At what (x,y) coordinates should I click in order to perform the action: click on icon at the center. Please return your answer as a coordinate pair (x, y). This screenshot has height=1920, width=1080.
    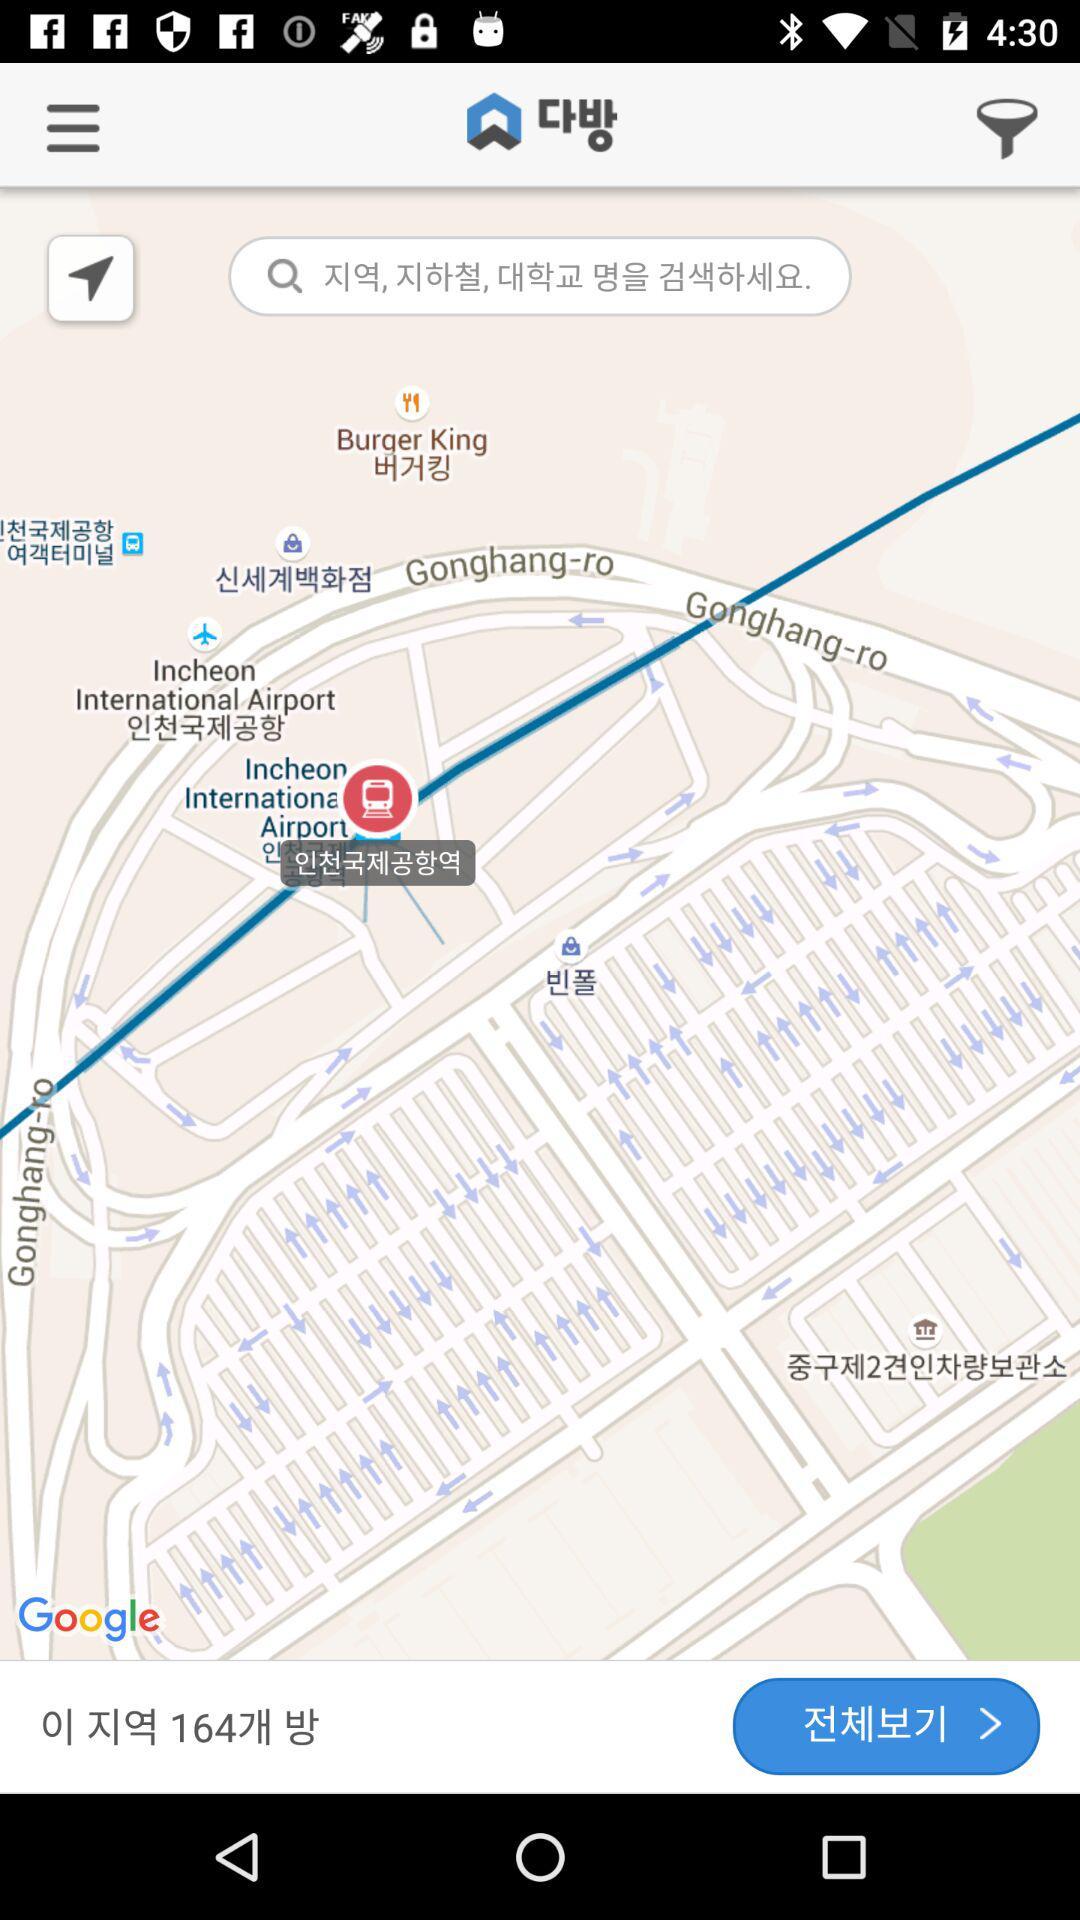
    Looking at the image, I should click on (540, 924).